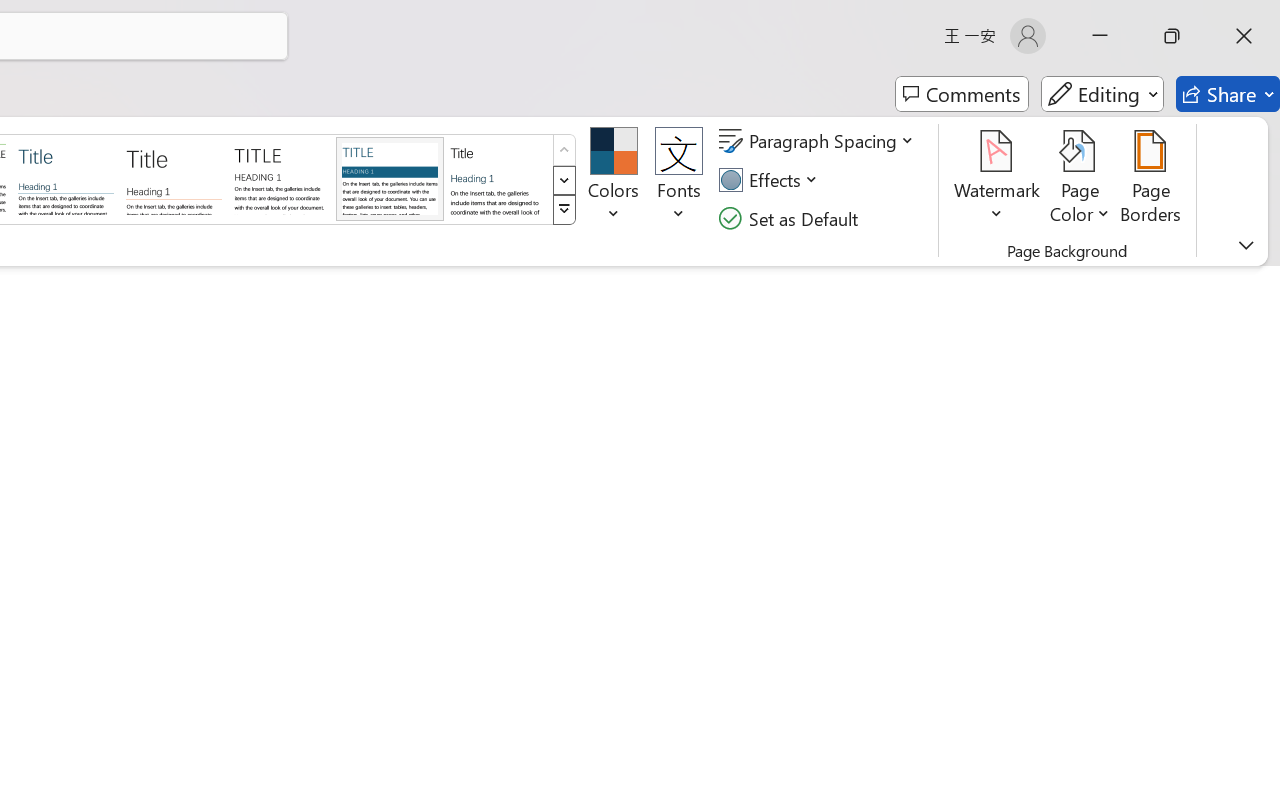  Describe the element at coordinates (563, 210) in the screenshot. I see `'Style Set'` at that location.